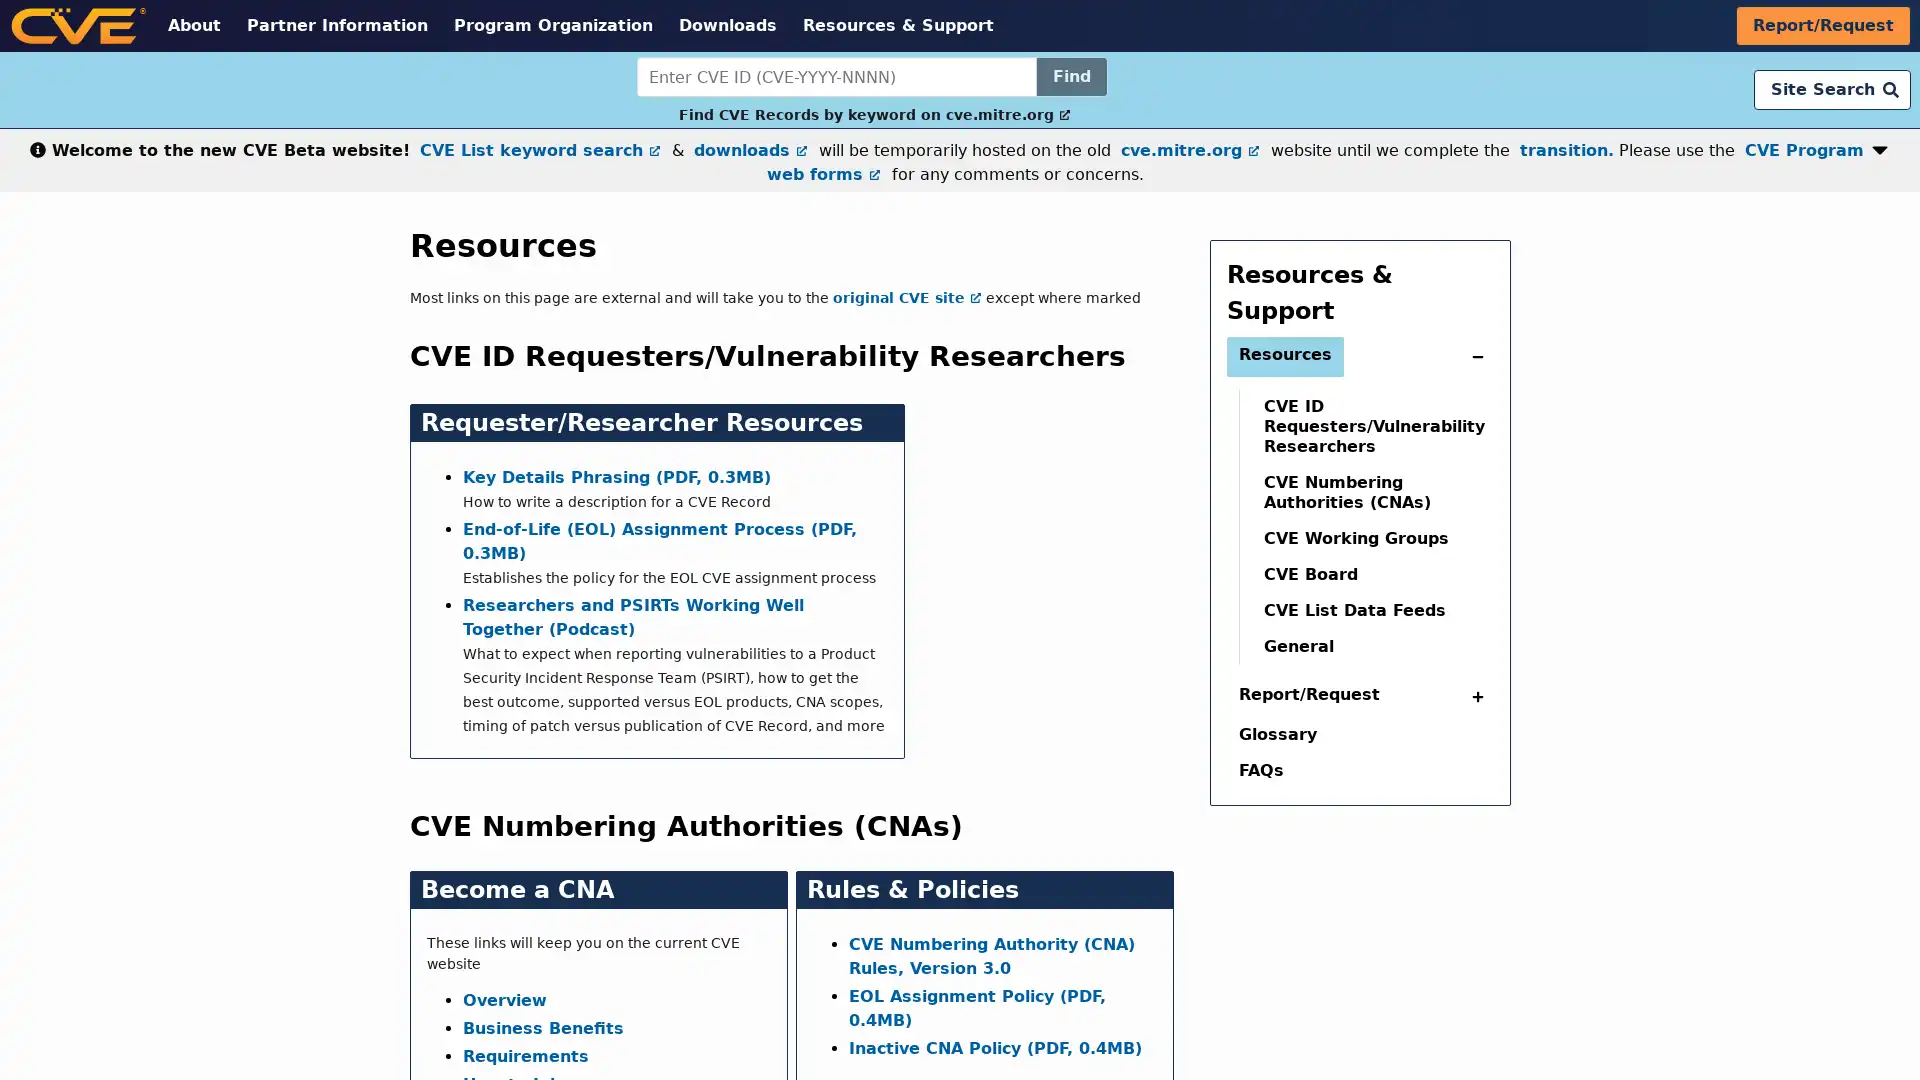  What do you see at coordinates (1473, 356) in the screenshot?
I see `expand` at bounding box center [1473, 356].